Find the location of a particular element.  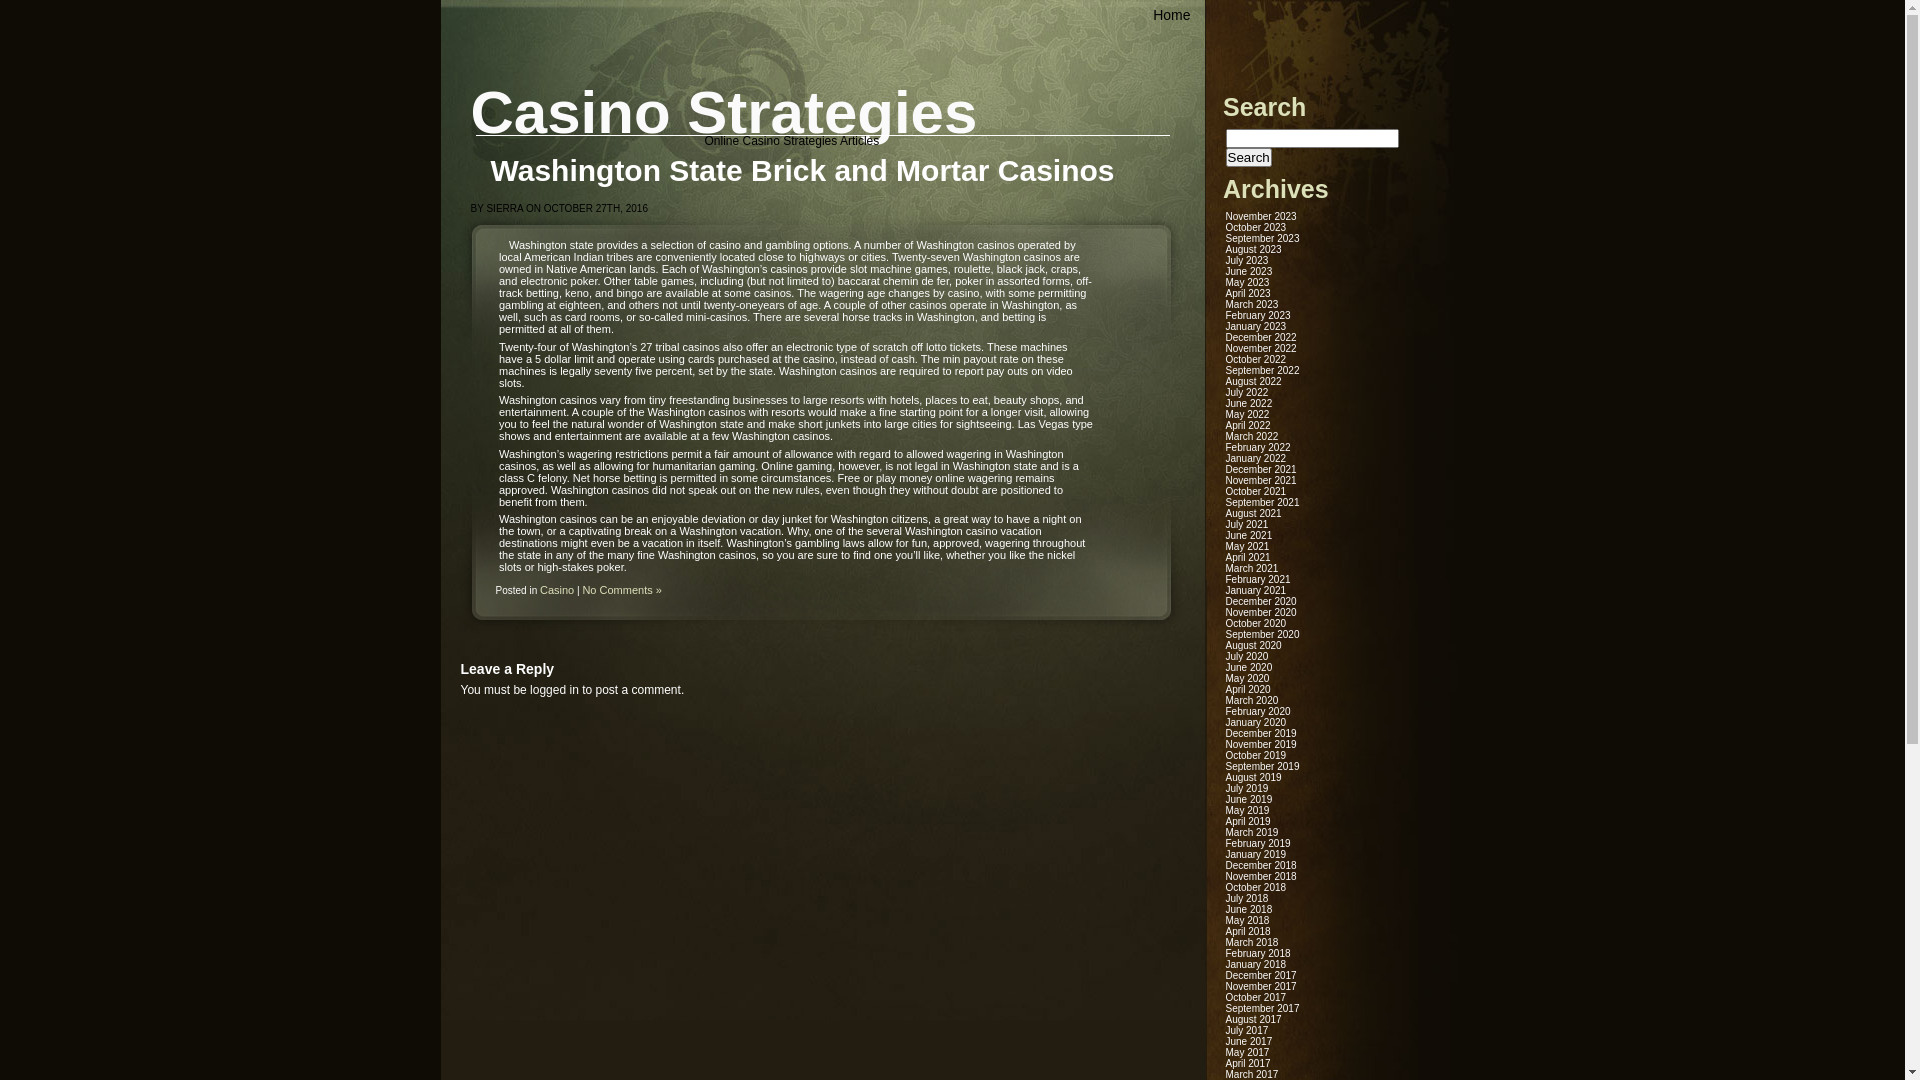

'April 2017' is located at coordinates (1247, 1062).